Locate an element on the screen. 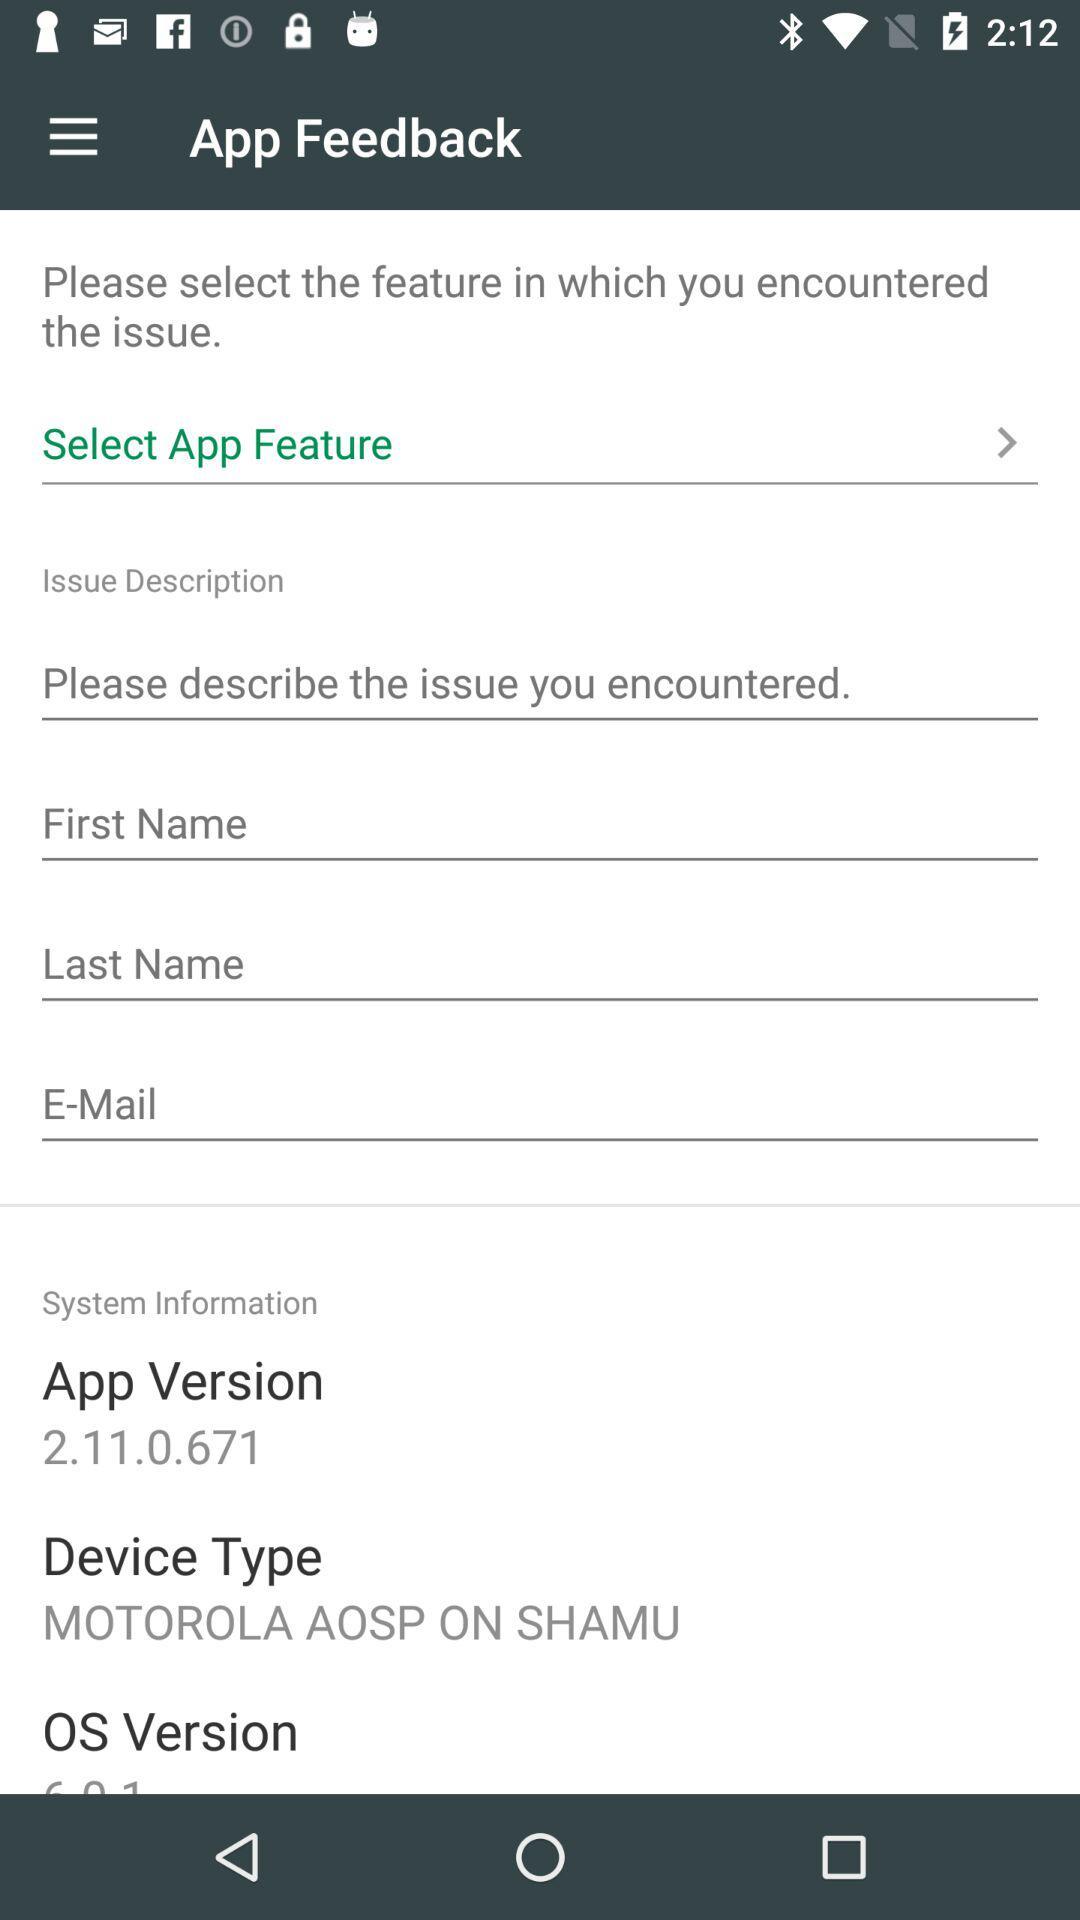  describe issue is located at coordinates (540, 685).